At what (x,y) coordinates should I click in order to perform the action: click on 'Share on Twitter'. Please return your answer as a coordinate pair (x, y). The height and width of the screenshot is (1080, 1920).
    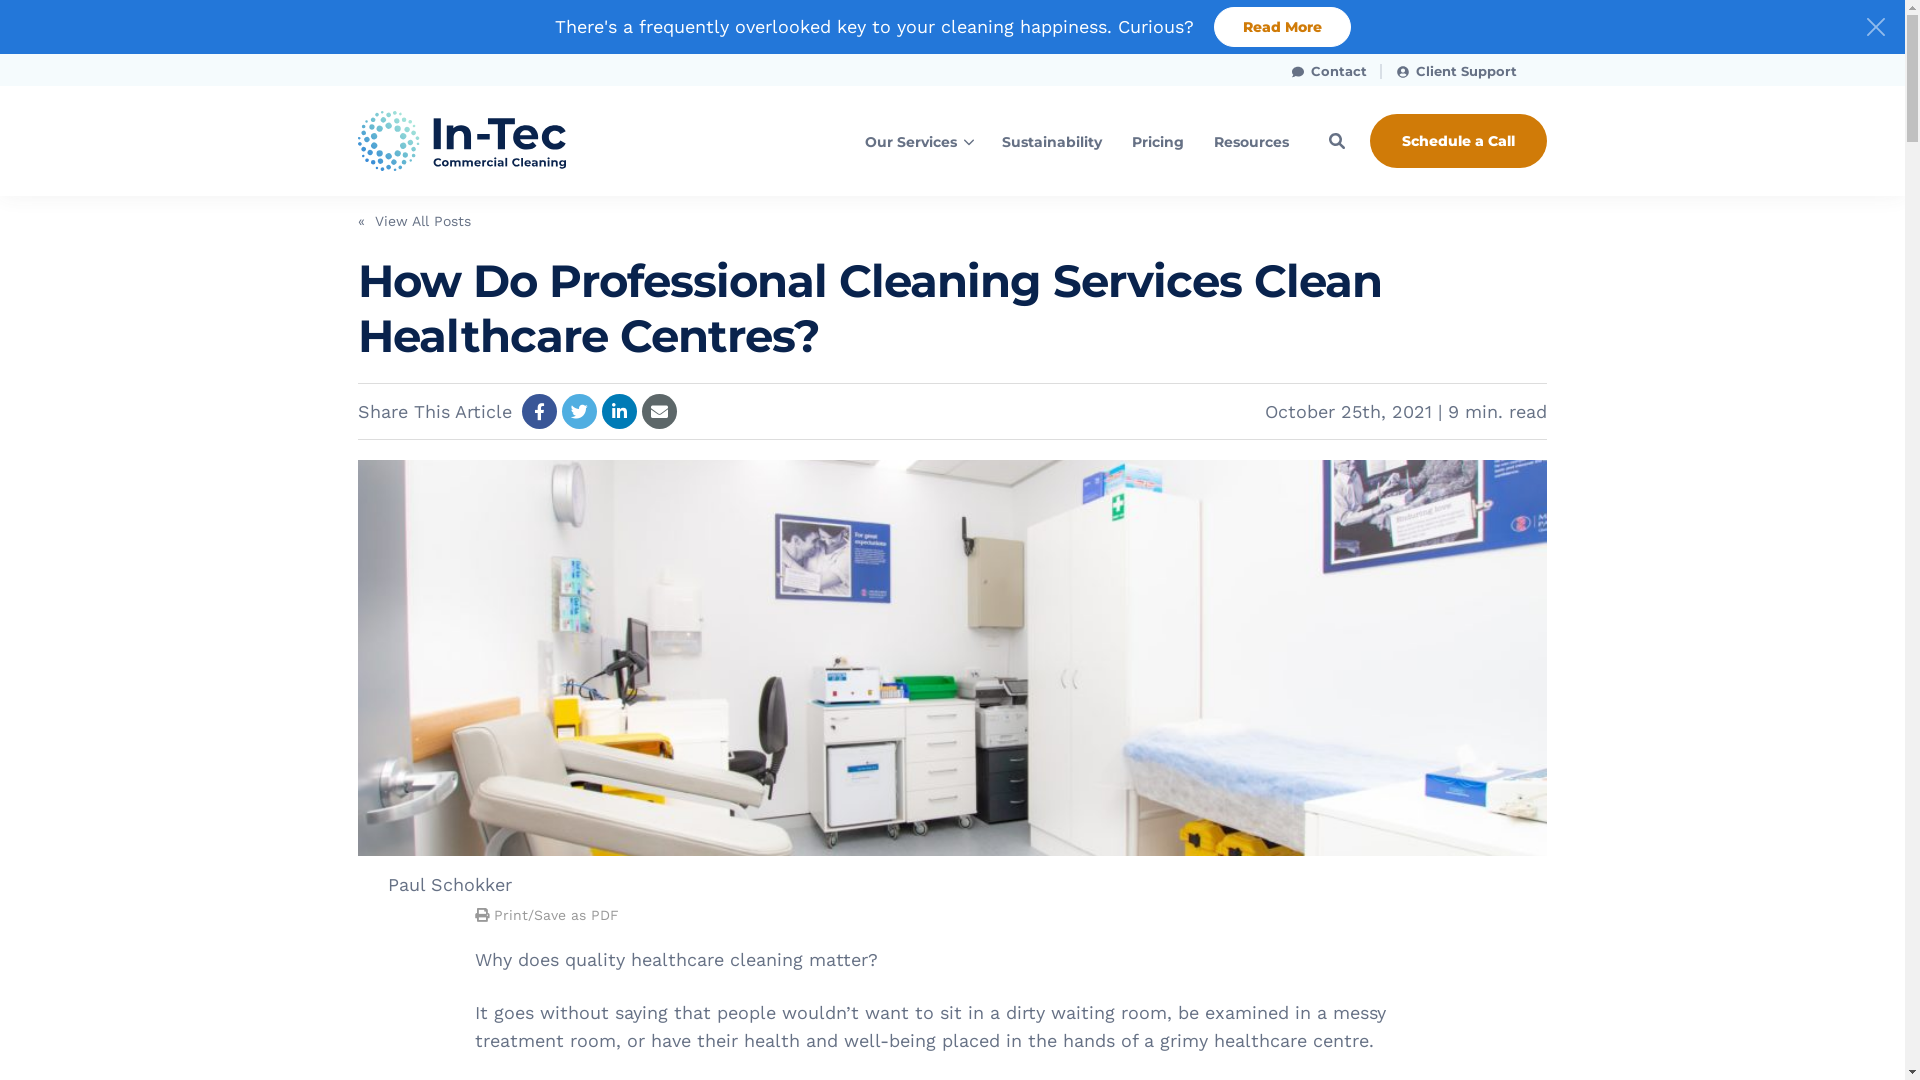
    Looking at the image, I should click on (578, 410).